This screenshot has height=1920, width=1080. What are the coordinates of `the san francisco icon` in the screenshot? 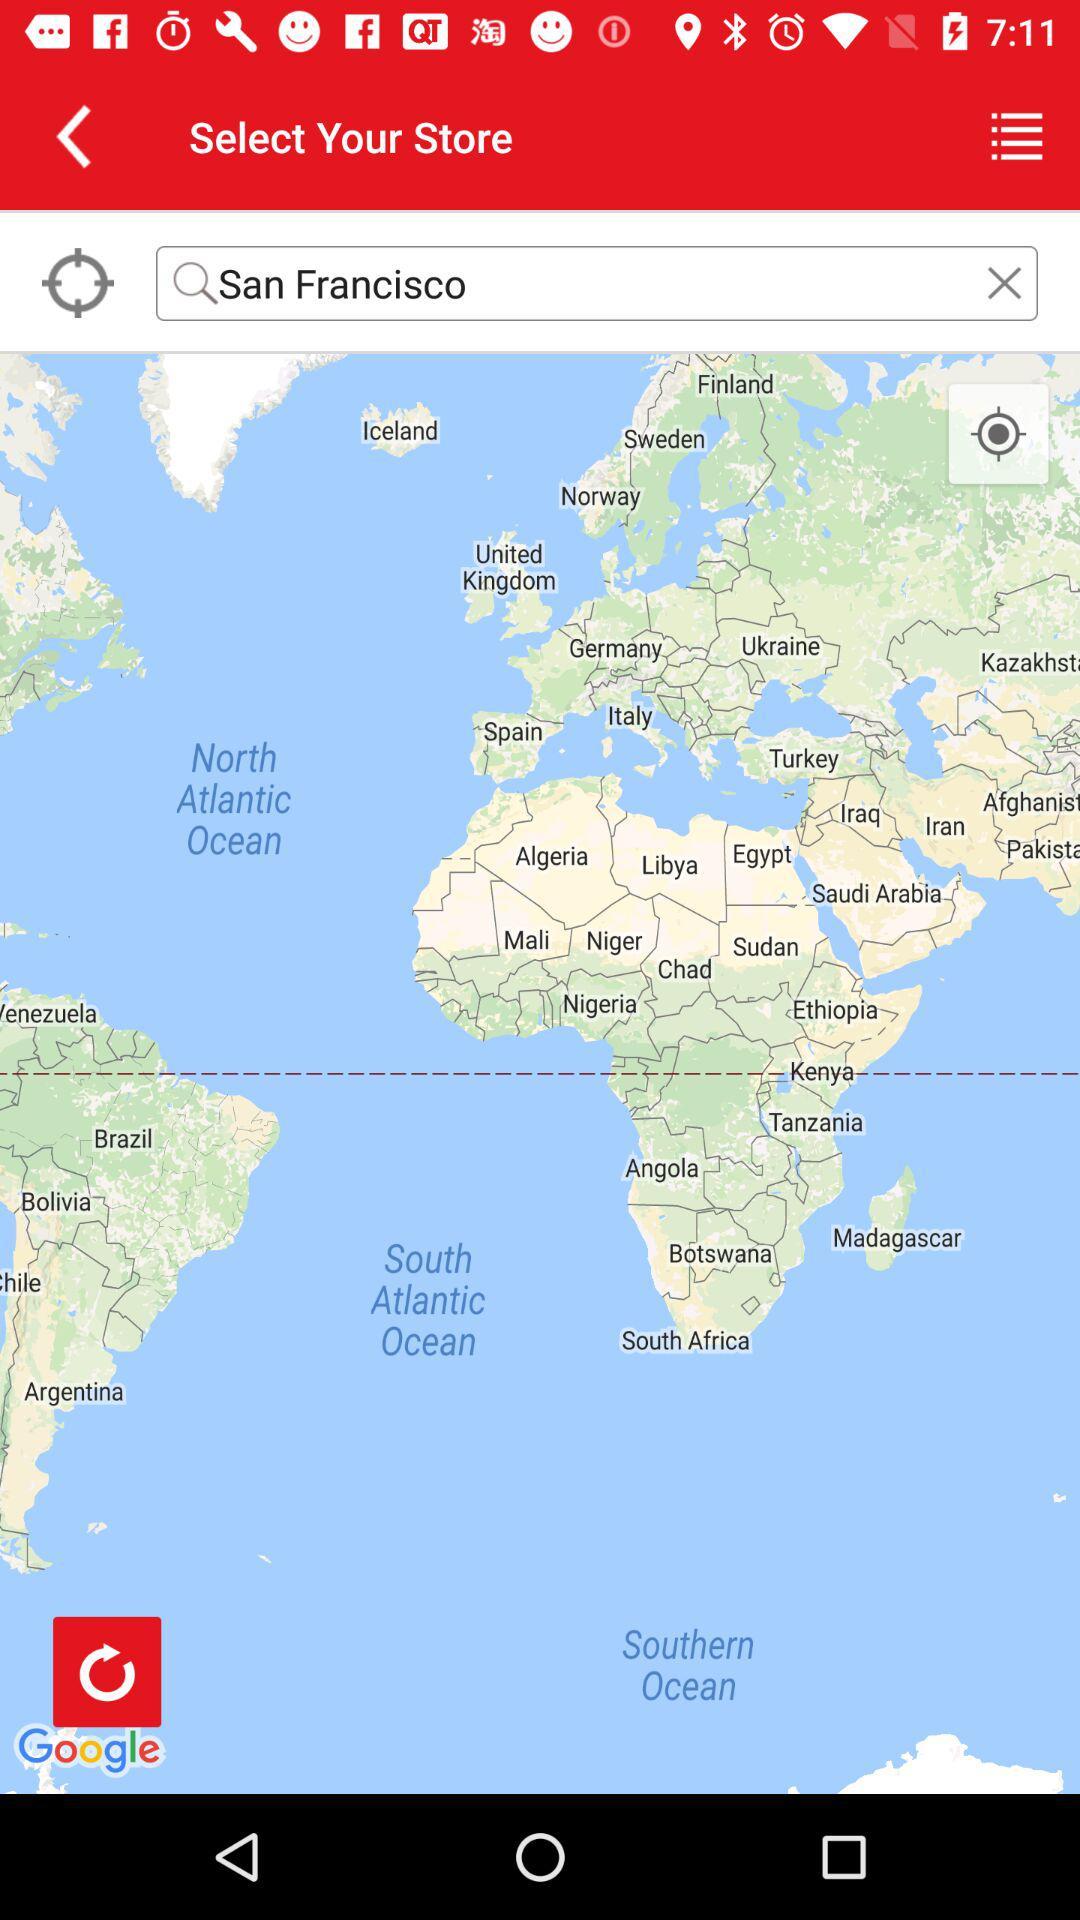 It's located at (596, 282).